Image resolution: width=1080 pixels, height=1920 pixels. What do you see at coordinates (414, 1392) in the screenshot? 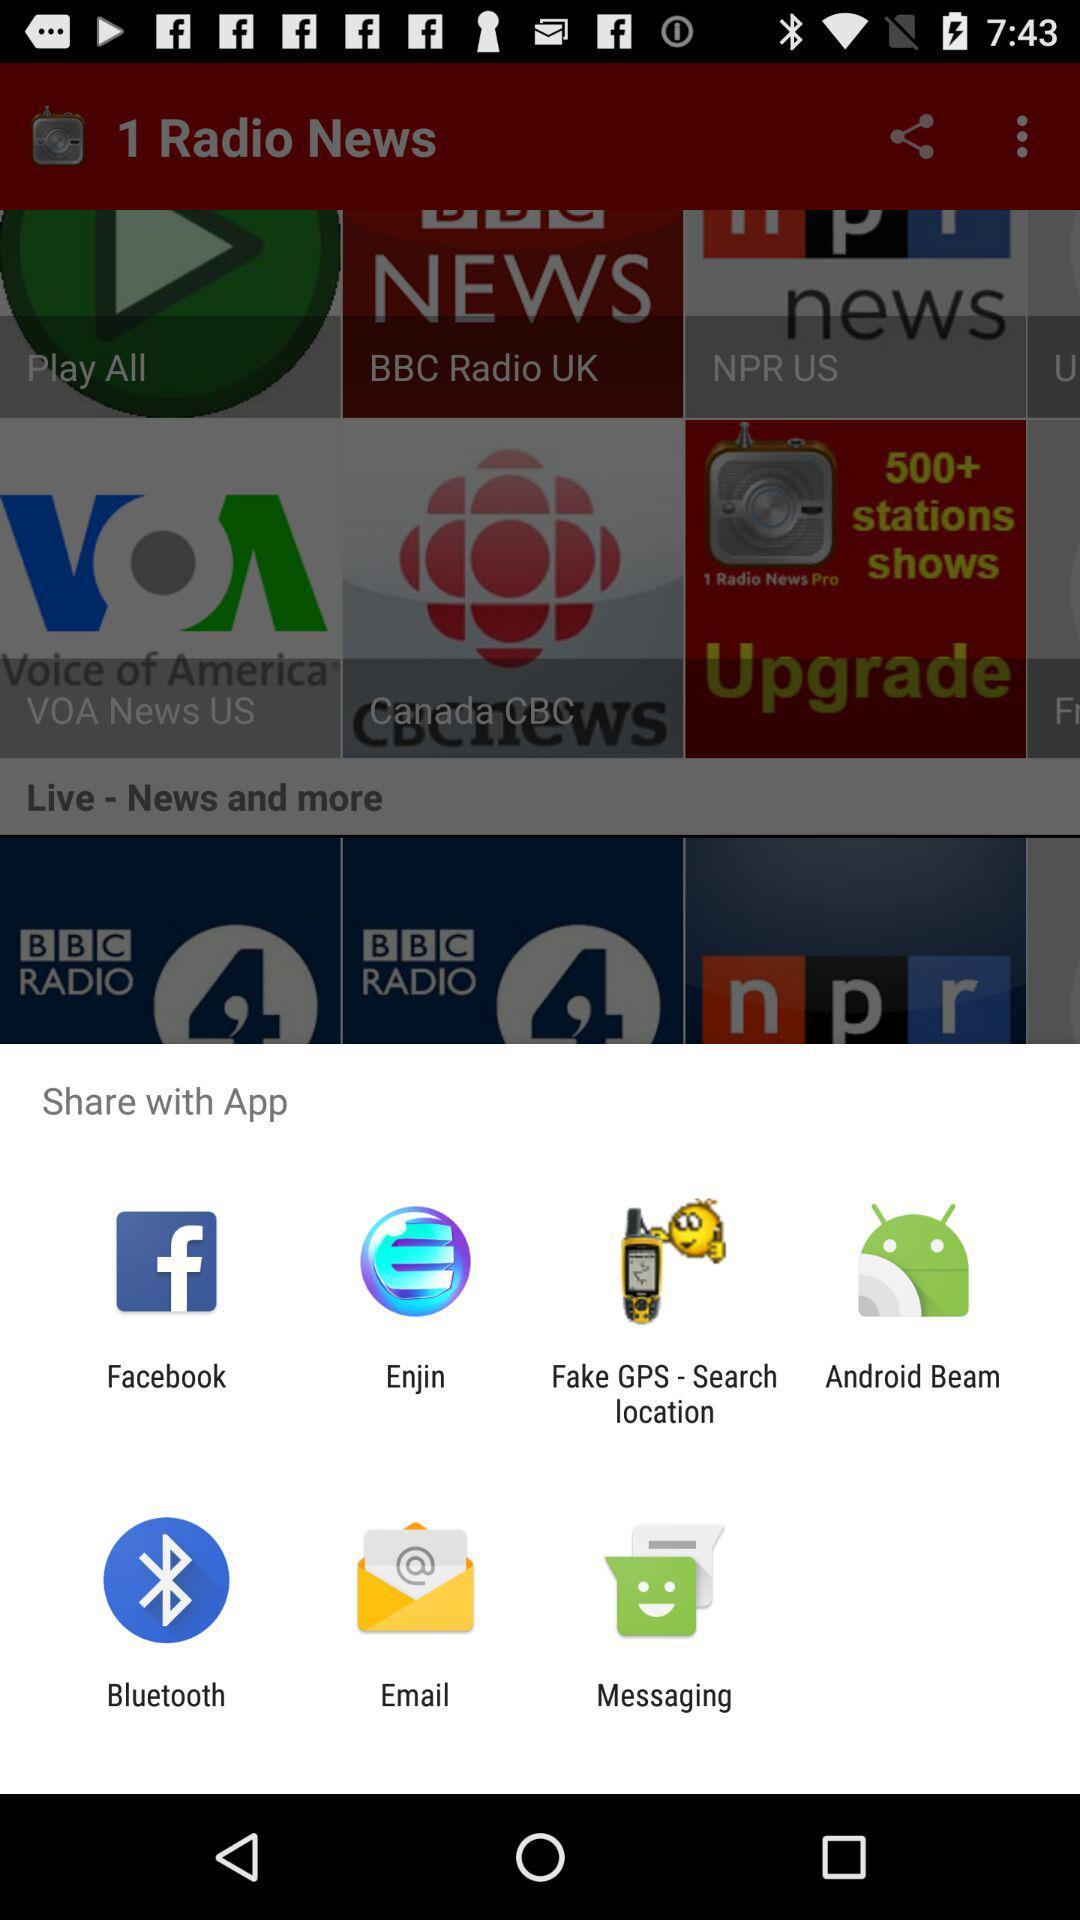
I see `the item next to the fake gps search` at bounding box center [414, 1392].